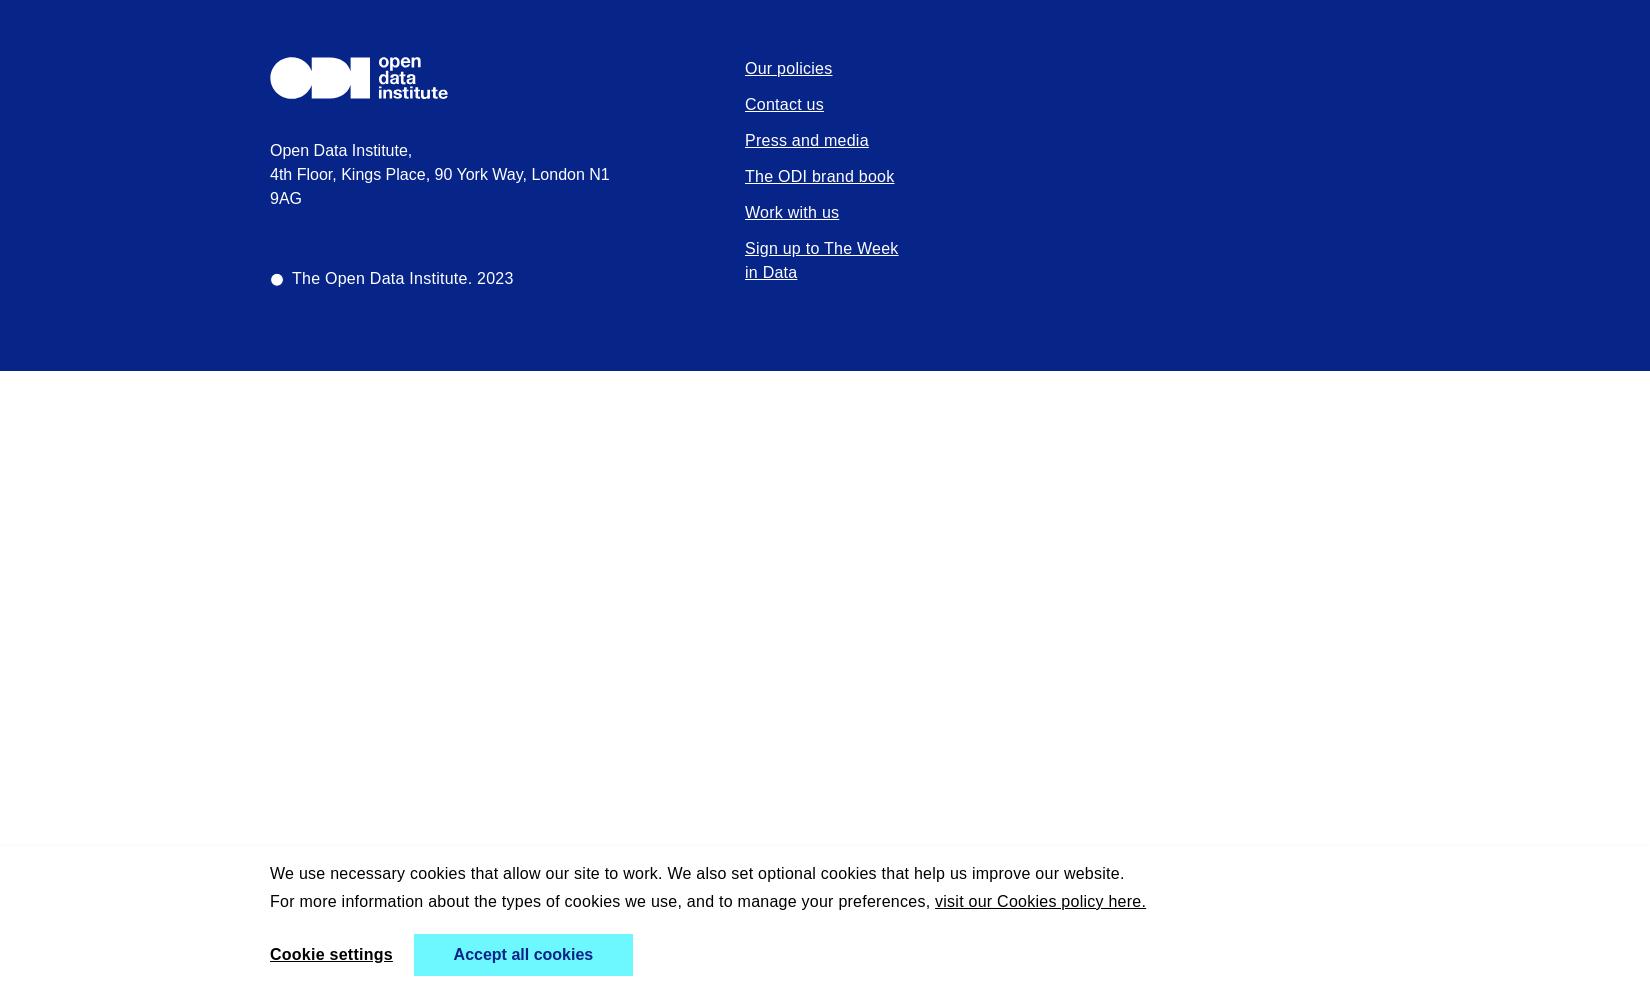 This screenshot has height=1000, width=1650. Describe the element at coordinates (935, 901) in the screenshot. I see `'visit our Cookies policy here.'` at that location.